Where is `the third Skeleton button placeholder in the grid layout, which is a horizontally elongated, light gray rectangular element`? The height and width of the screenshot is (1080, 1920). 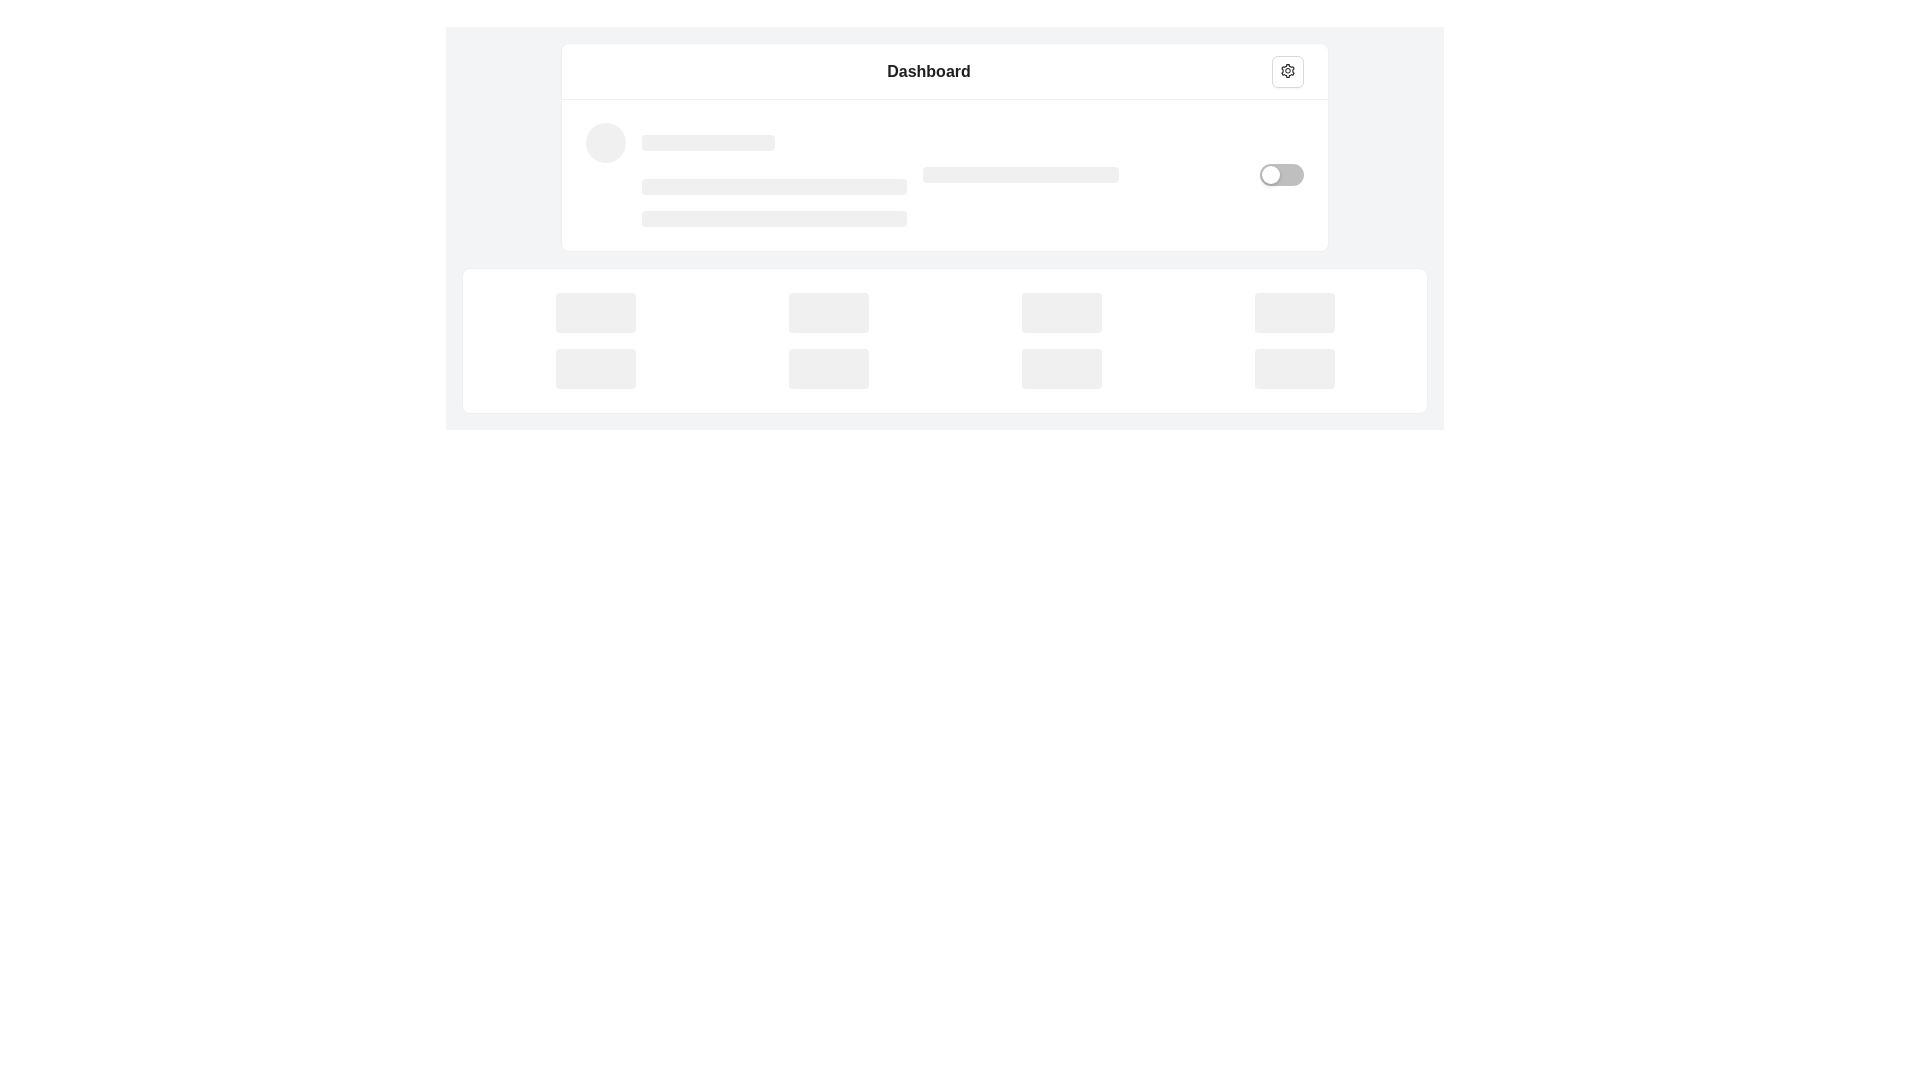 the third Skeleton button placeholder in the grid layout, which is a horizontally elongated, light gray rectangular element is located at coordinates (828, 369).